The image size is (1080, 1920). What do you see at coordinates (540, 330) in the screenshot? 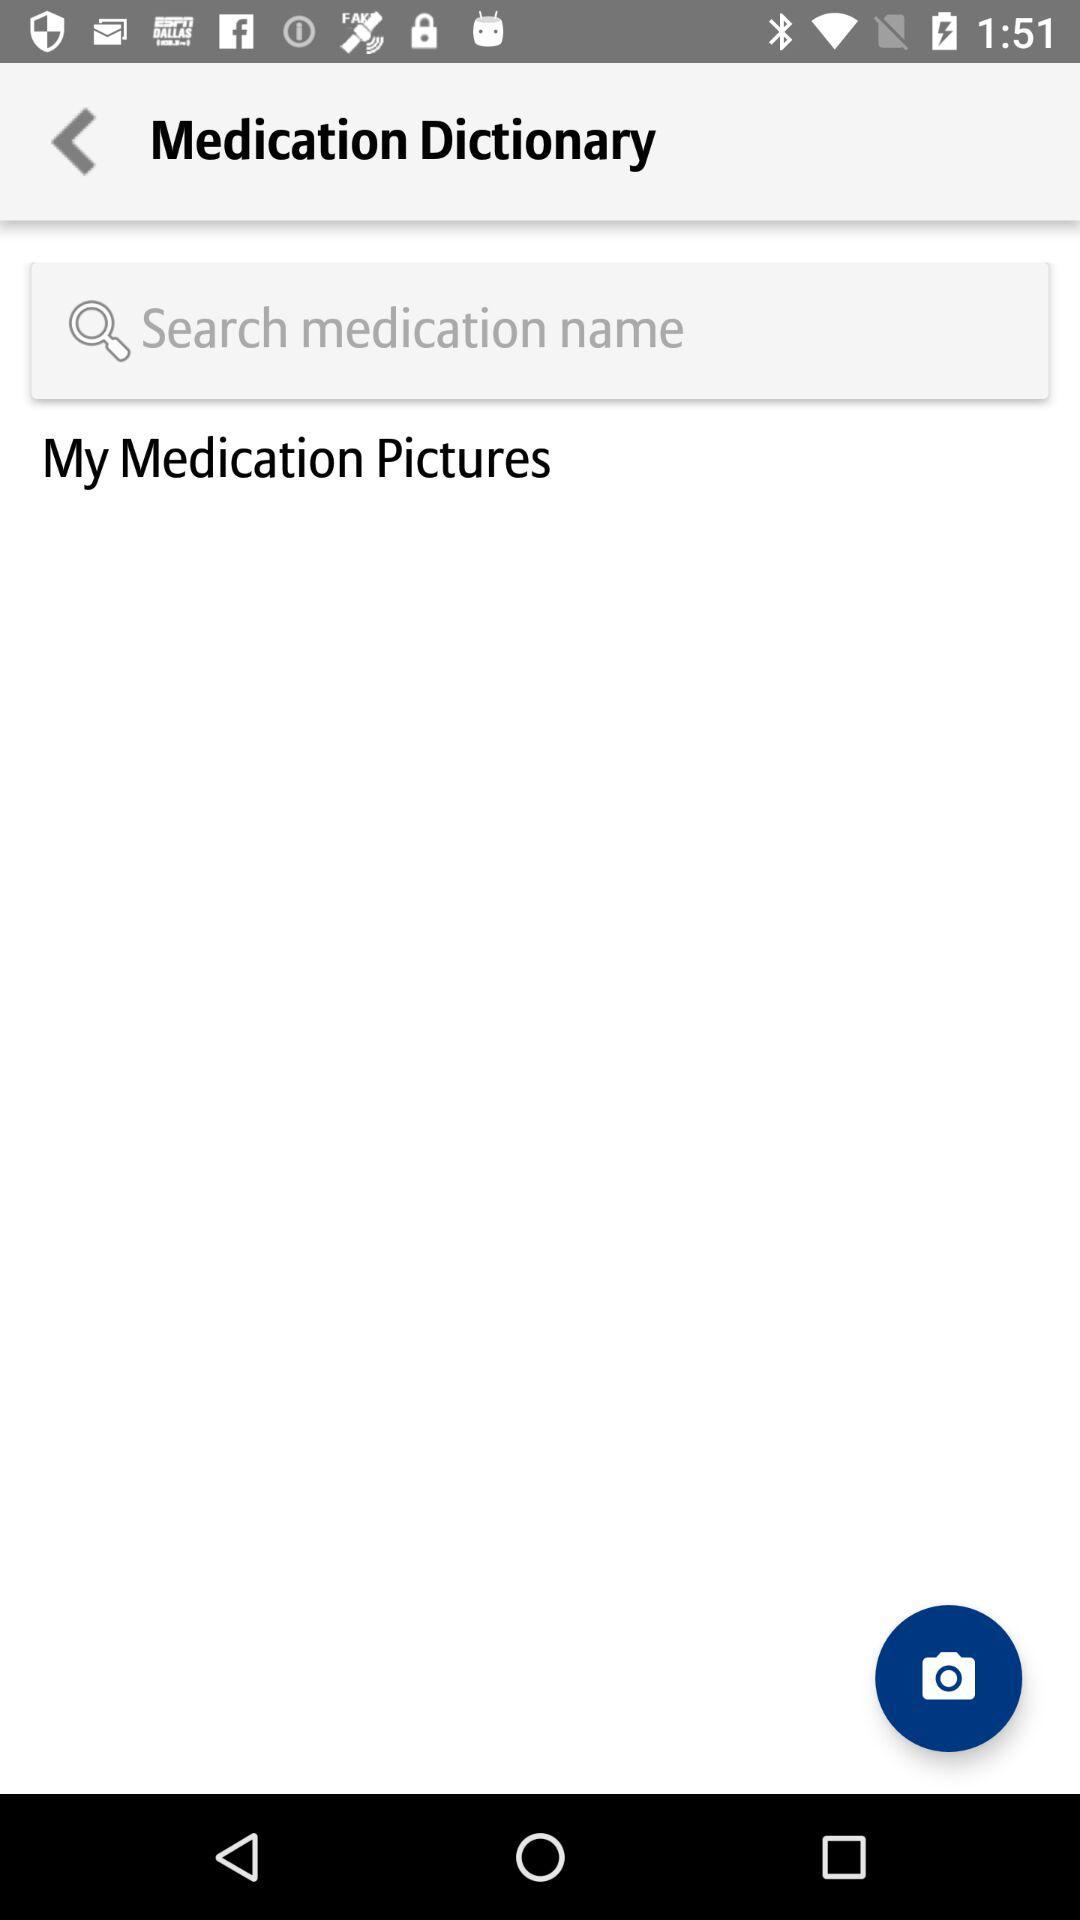
I see `the icon above the my medication pictures` at bounding box center [540, 330].